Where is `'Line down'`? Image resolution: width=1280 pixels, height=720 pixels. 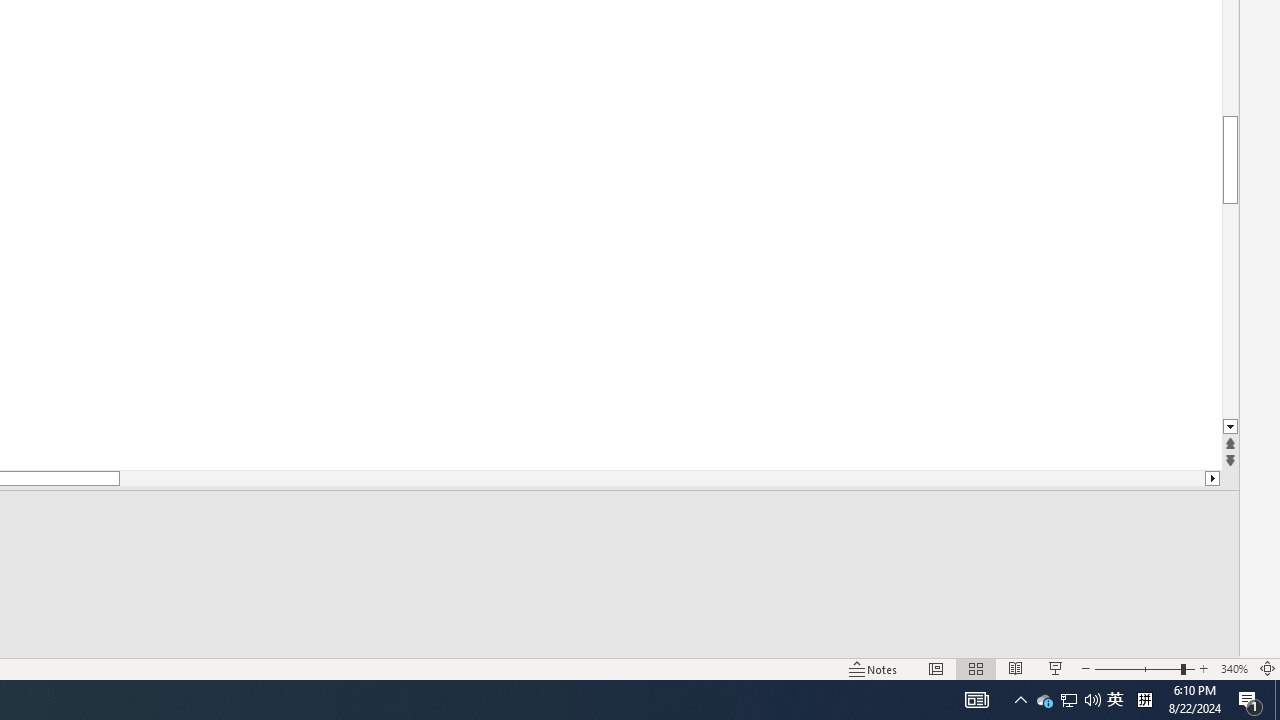 'Line down' is located at coordinates (1229, 426).